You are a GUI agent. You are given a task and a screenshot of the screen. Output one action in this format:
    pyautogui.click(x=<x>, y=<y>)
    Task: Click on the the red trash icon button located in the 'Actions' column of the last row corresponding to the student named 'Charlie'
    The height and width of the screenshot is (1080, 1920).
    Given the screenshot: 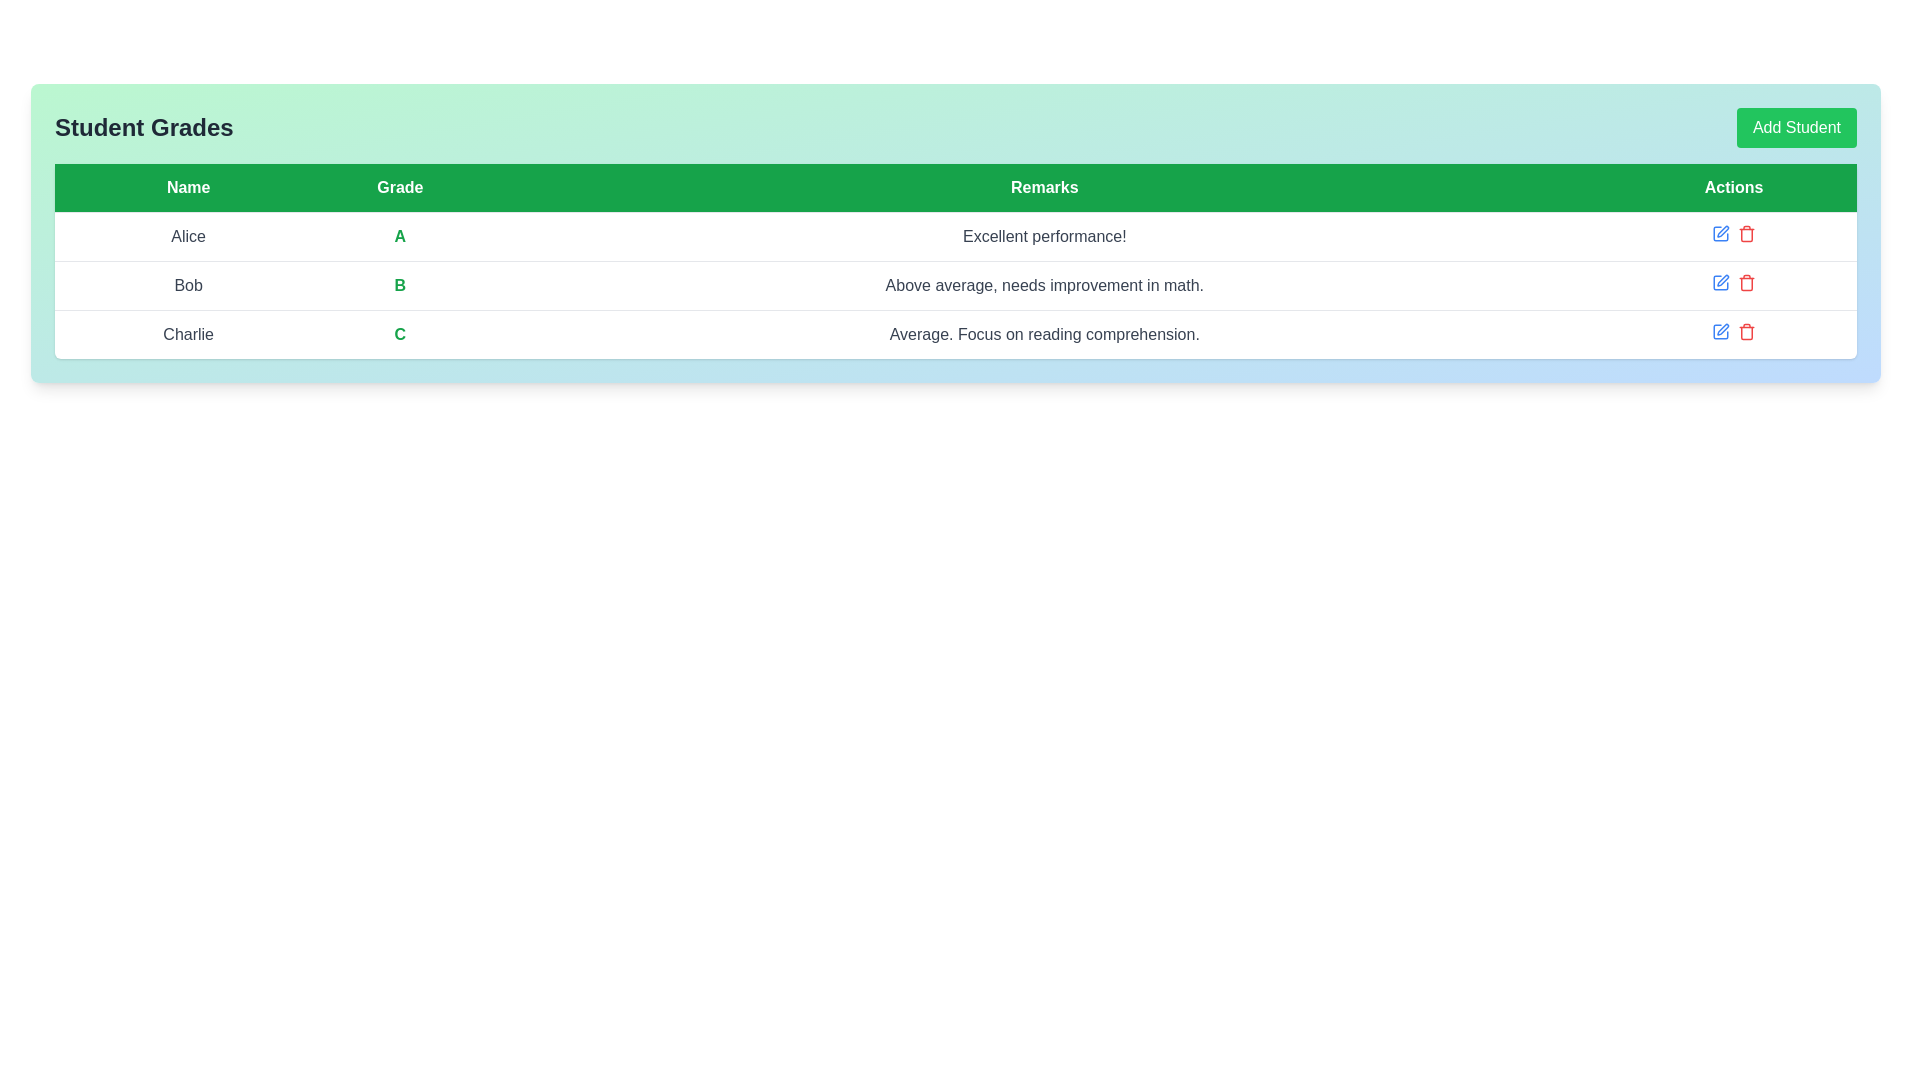 What is the action you would take?
    pyautogui.click(x=1746, y=330)
    